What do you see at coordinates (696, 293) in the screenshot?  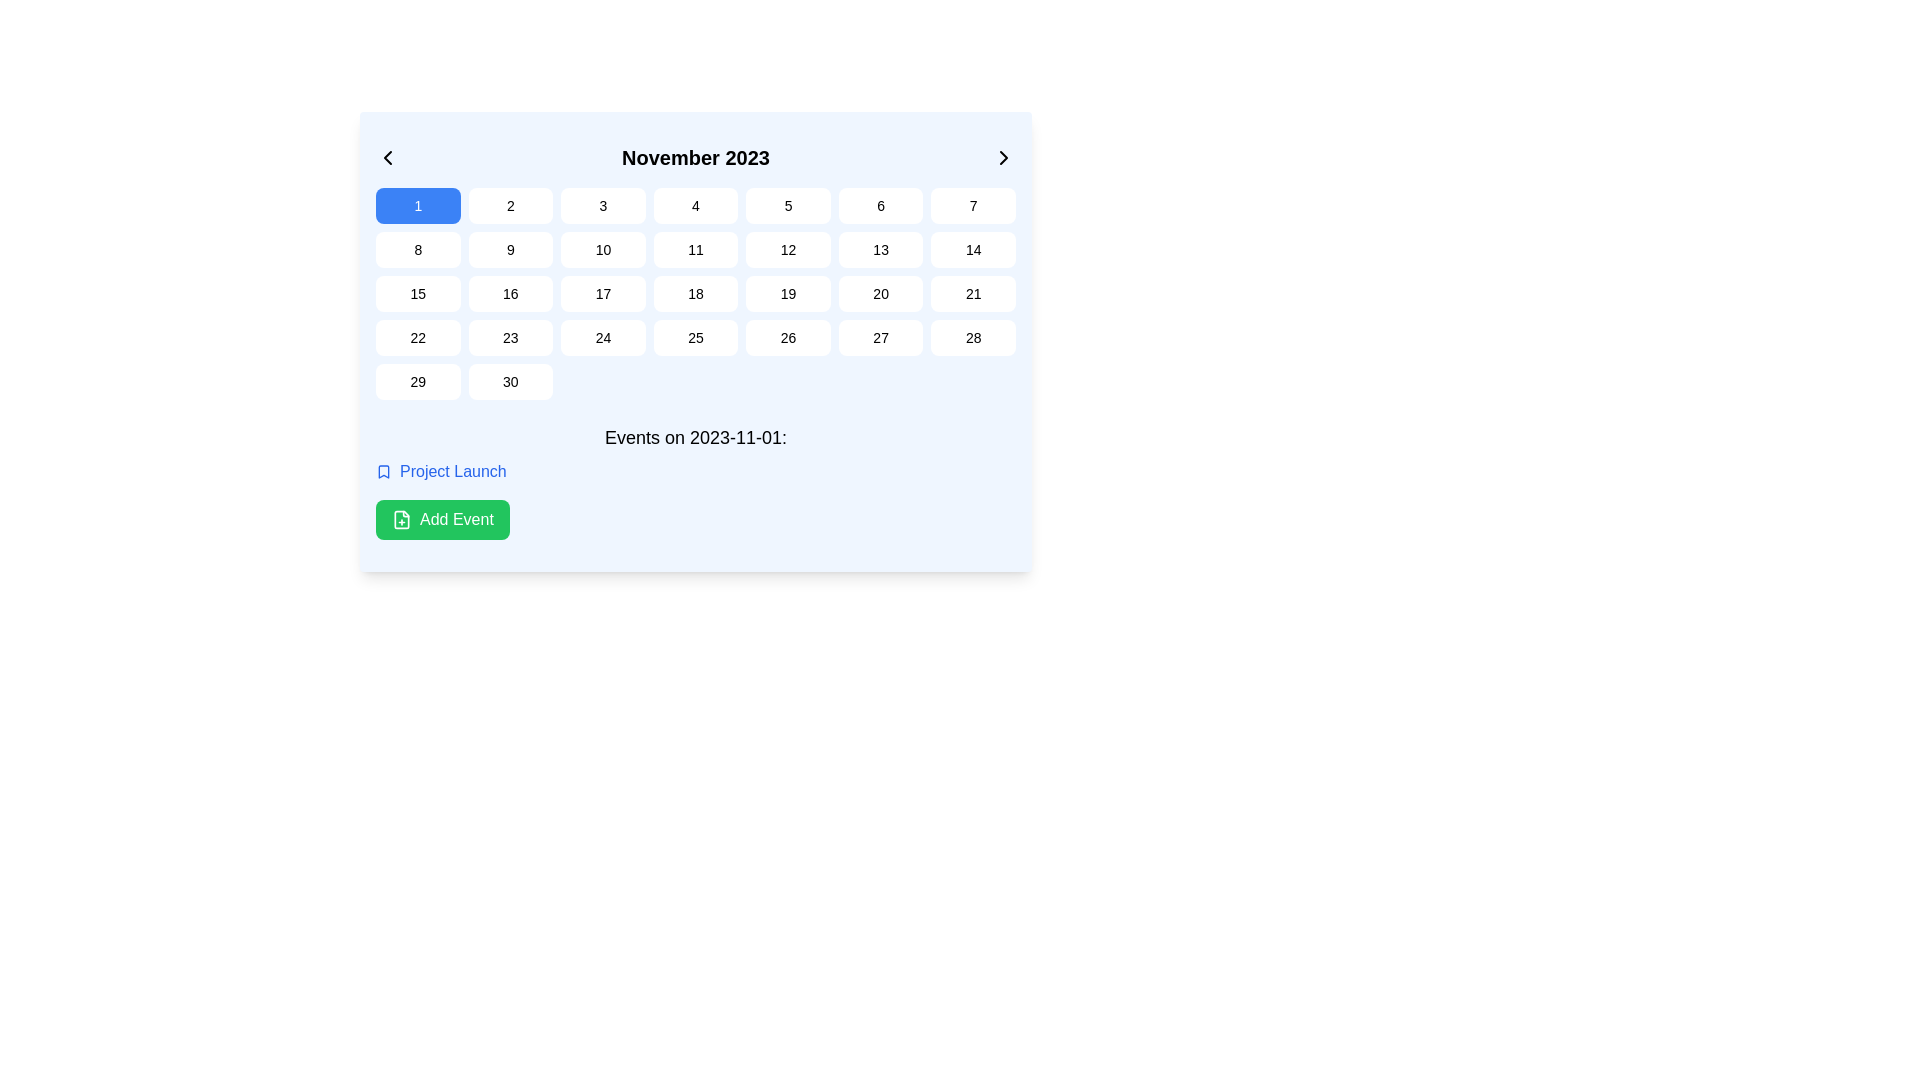 I see `the button representing the 18th day in the calendar interface to focus on it` at bounding box center [696, 293].